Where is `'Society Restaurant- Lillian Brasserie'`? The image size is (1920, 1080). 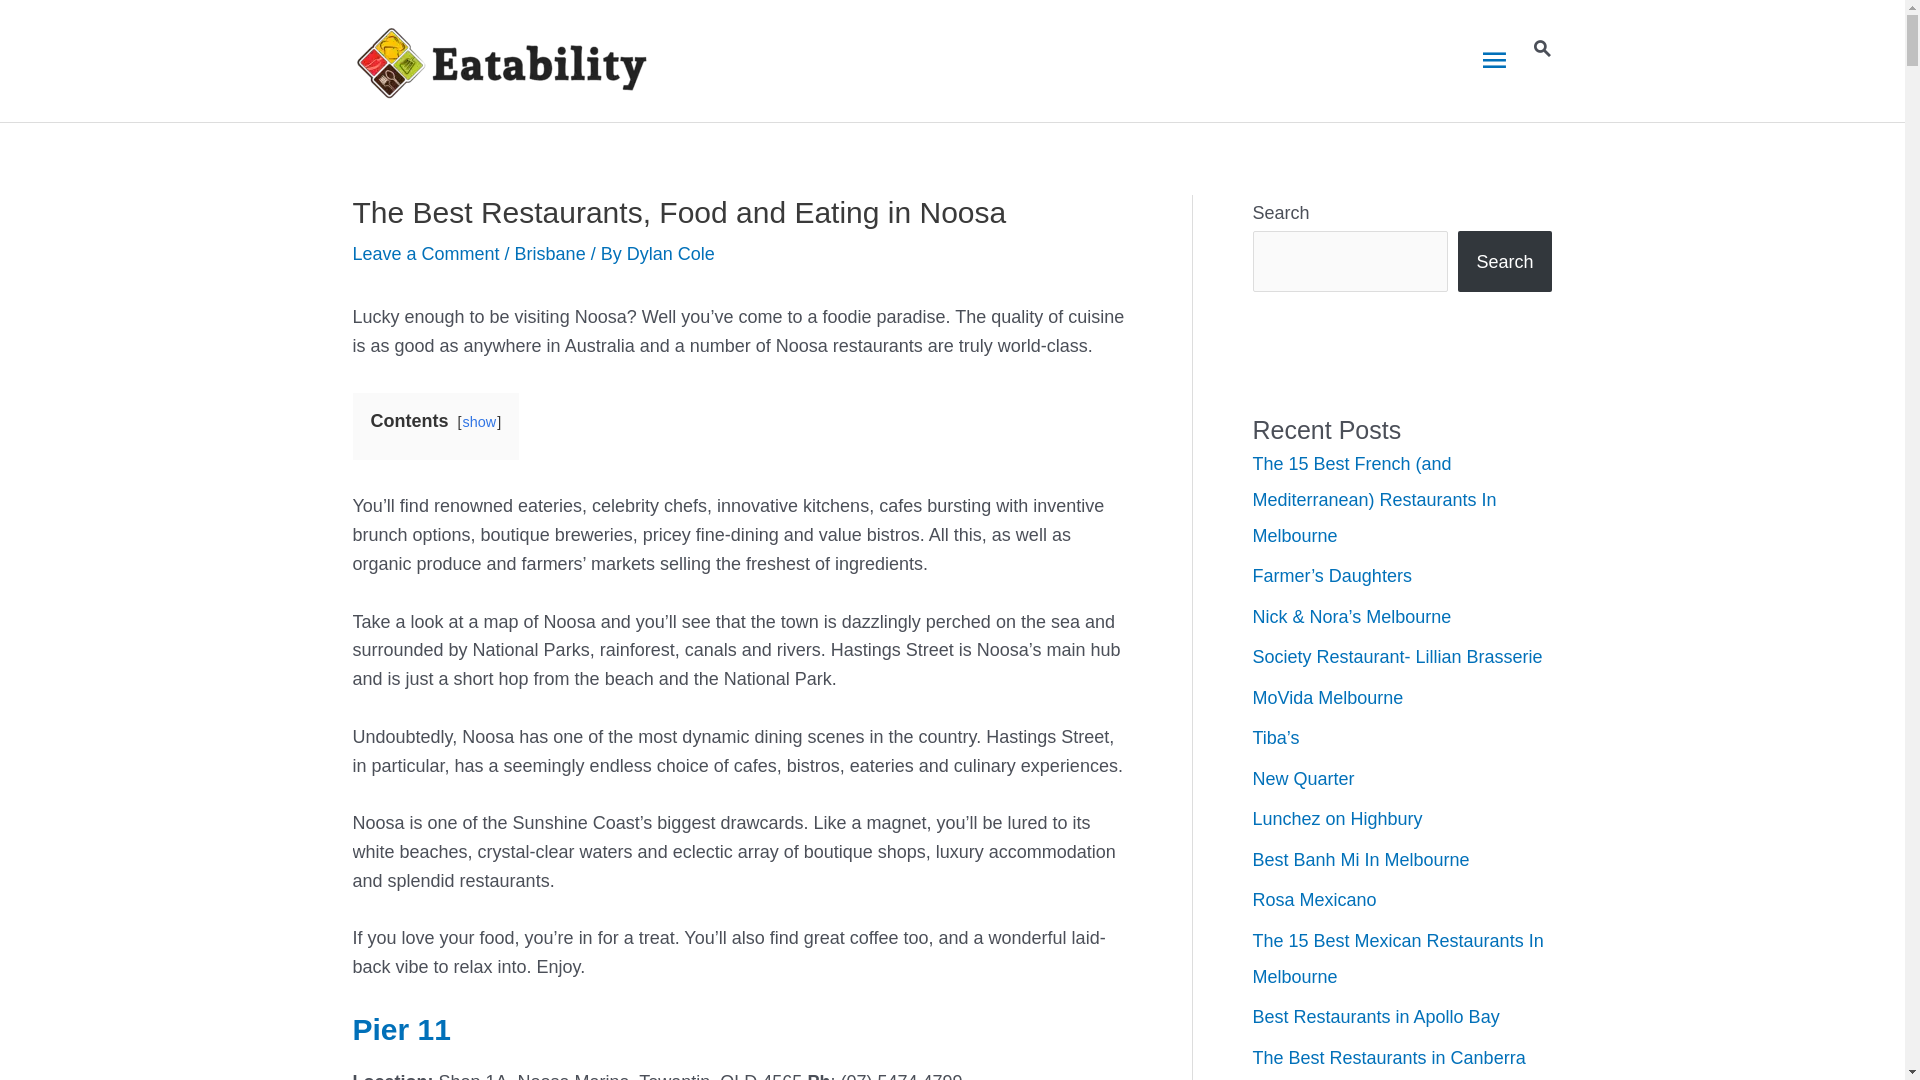
'Society Restaurant- Lillian Brasserie' is located at coordinates (1395, 656).